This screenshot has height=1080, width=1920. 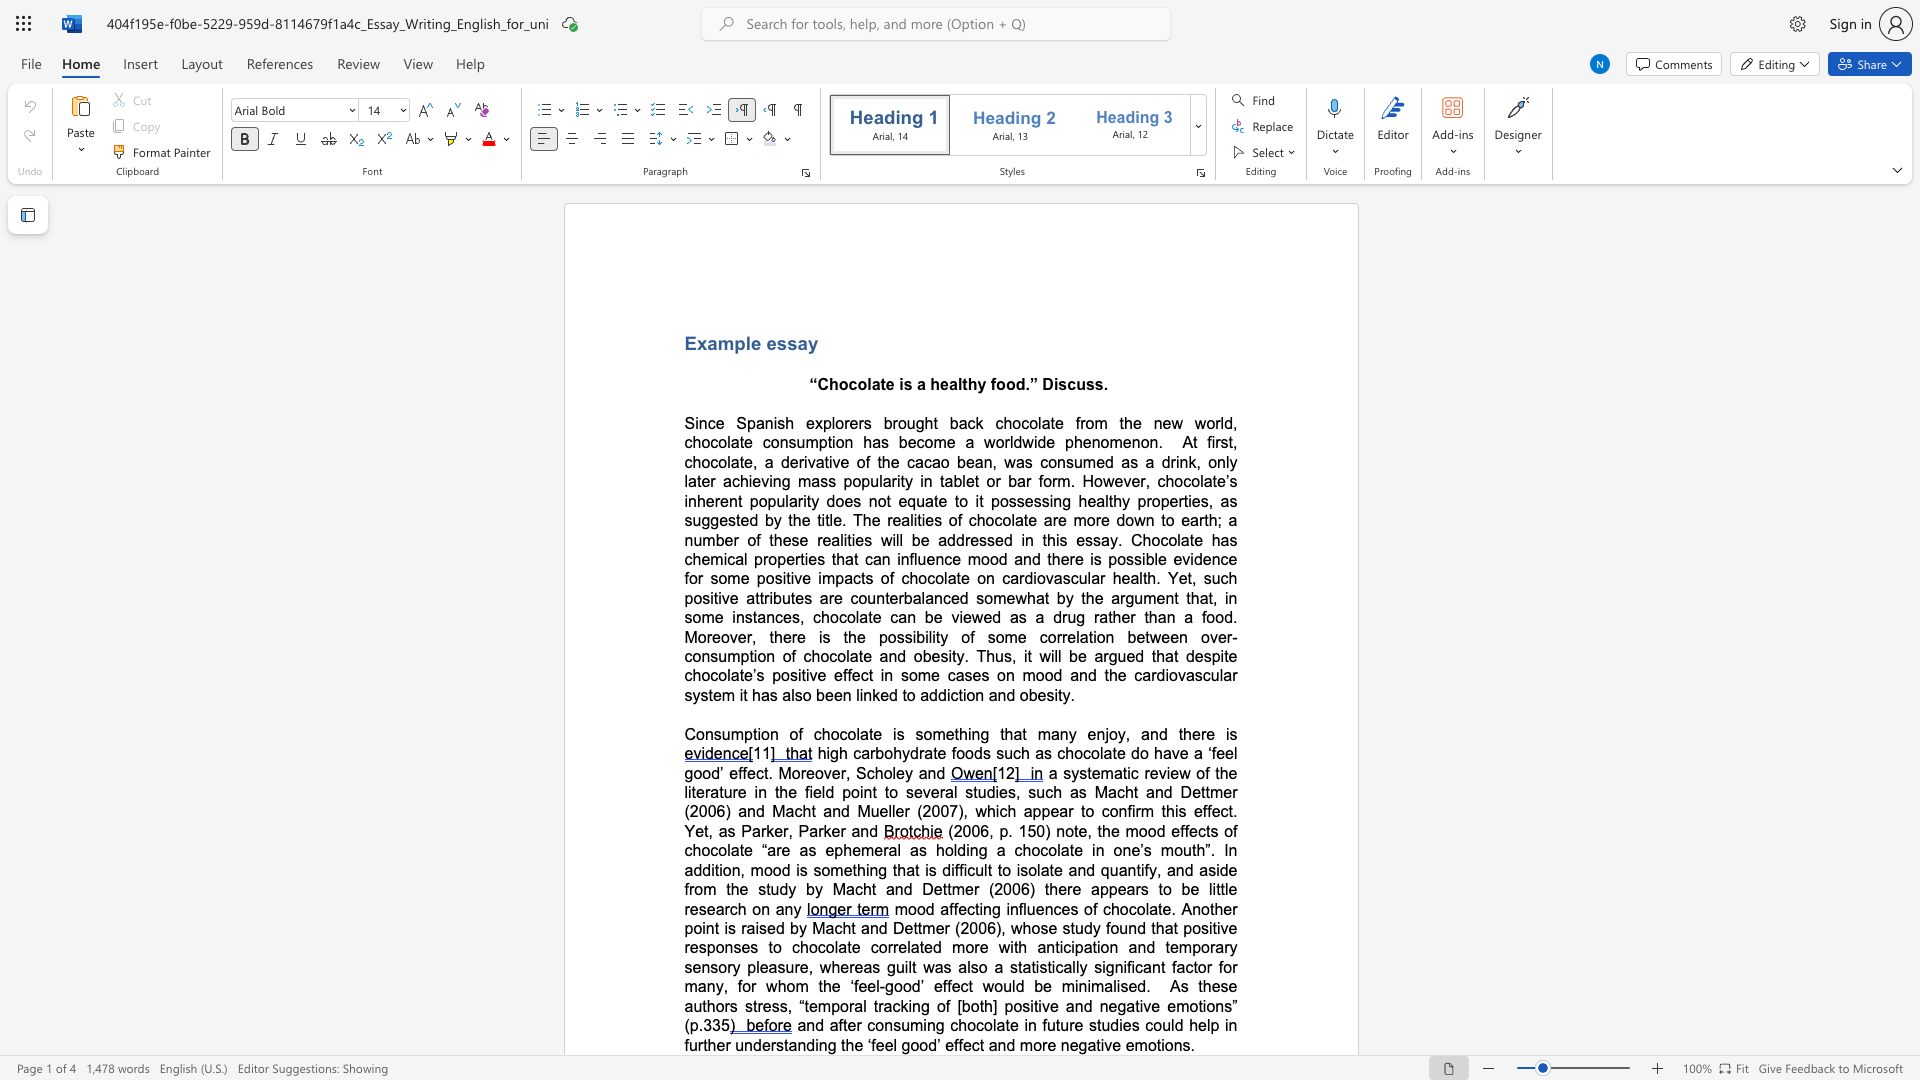 I want to click on the subset text "d’ effect and more negative e" within the text "and after consuming chocolate in future studies could help in further understanding the ‘feel good’ effect and more negative emotions.", so click(x=927, y=1044).